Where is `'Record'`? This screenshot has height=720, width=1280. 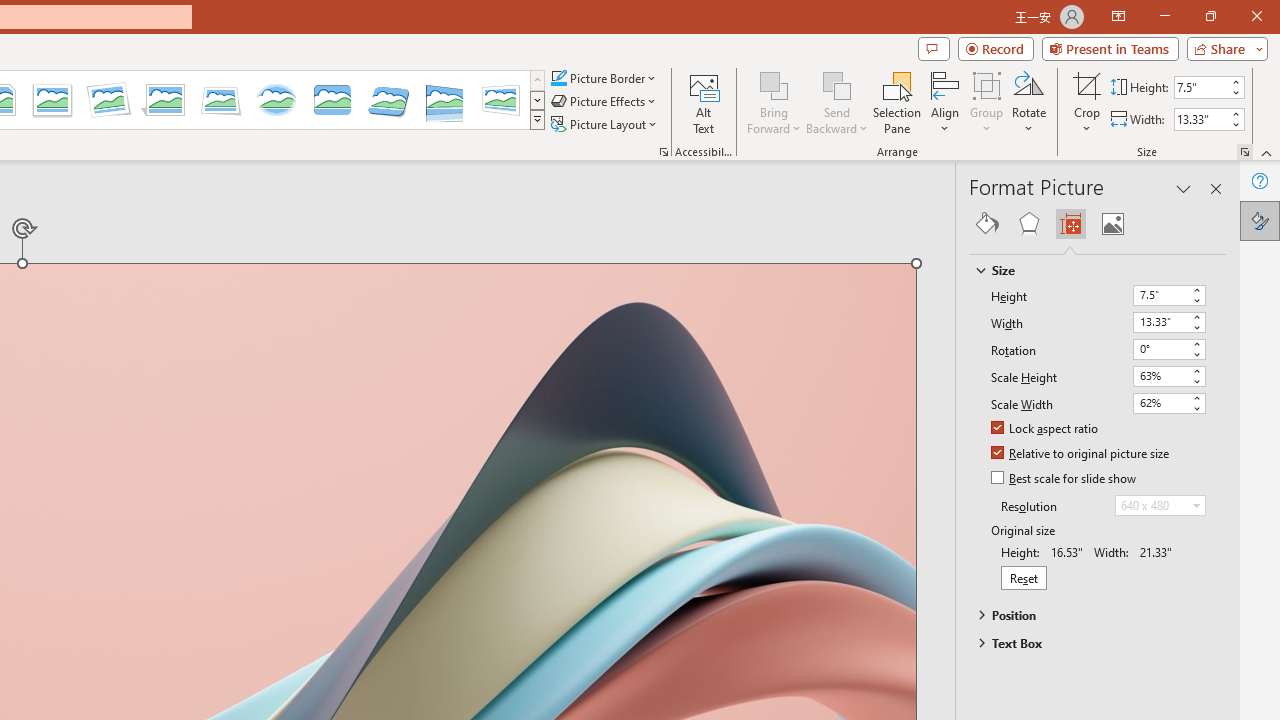
'Record' is located at coordinates (995, 47).